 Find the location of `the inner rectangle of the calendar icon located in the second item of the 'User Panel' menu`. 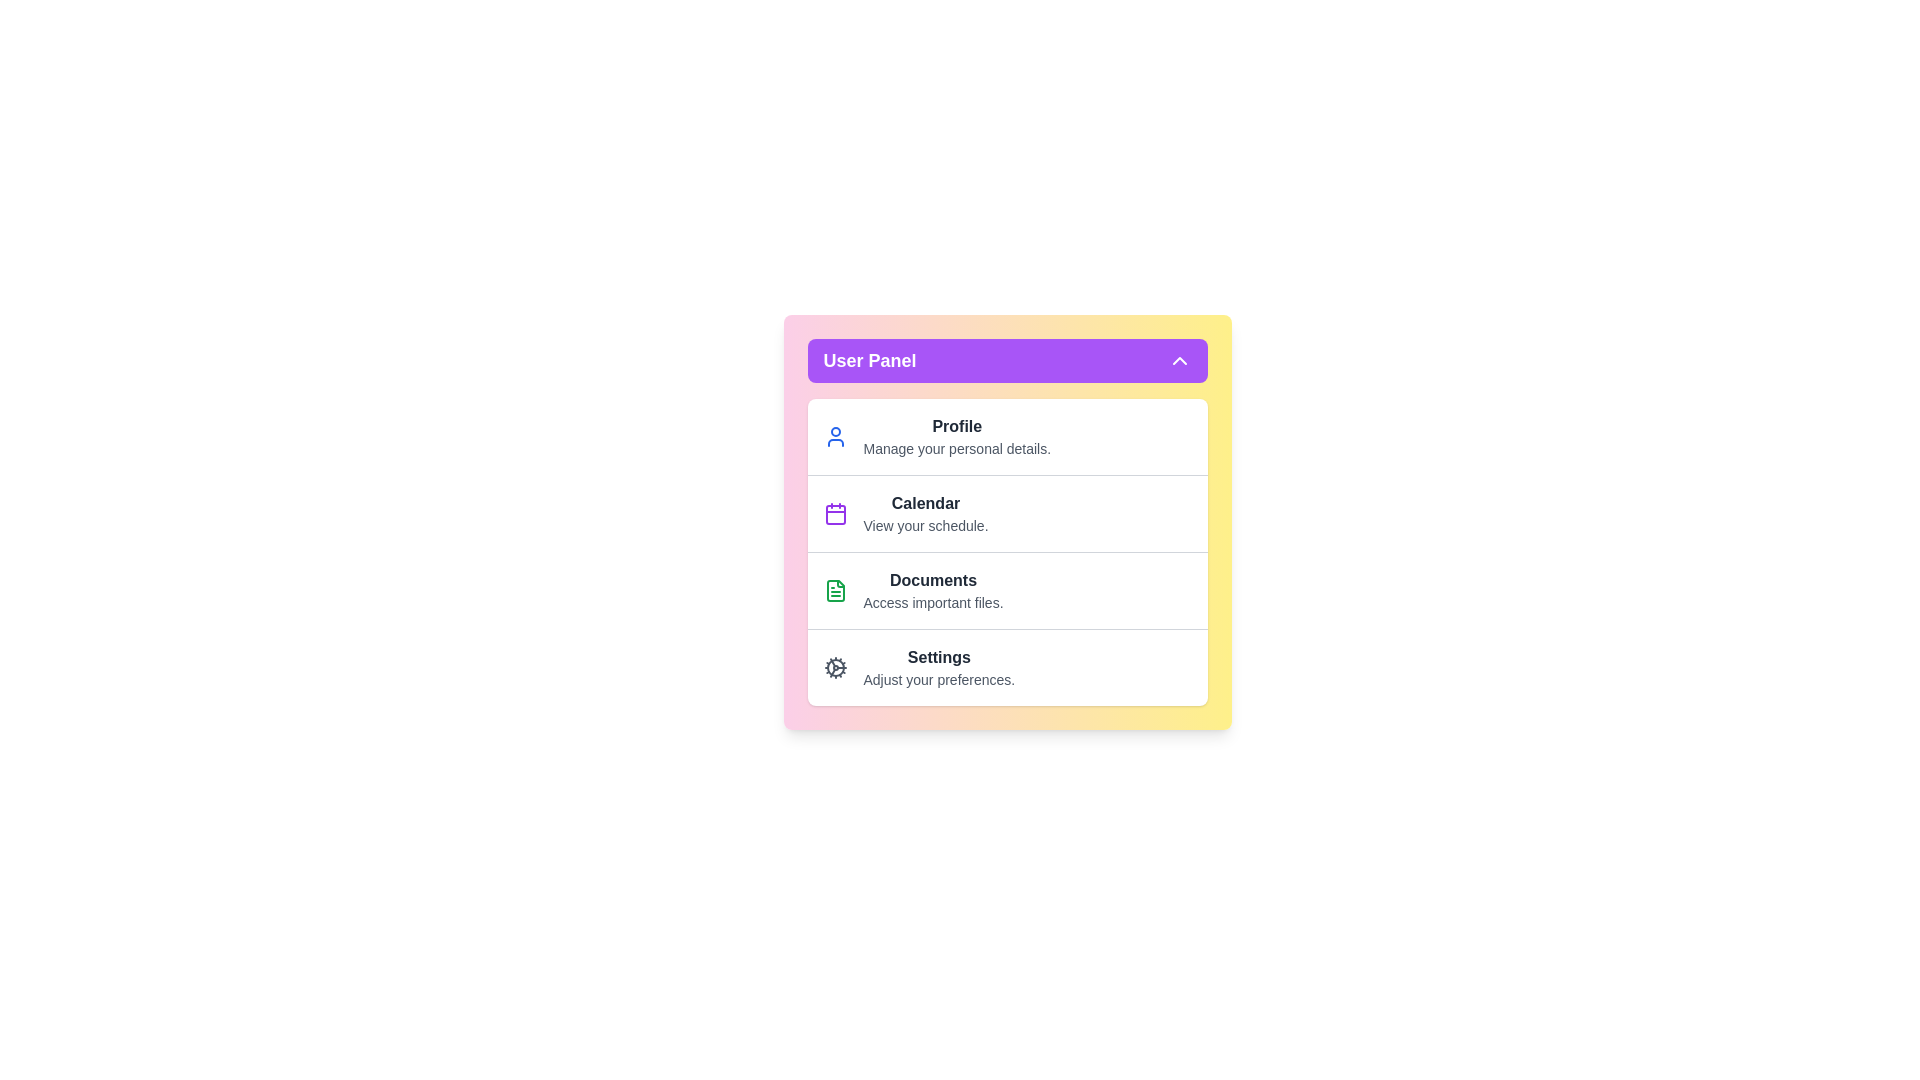

the inner rectangle of the calendar icon located in the second item of the 'User Panel' menu is located at coordinates (835, 514).